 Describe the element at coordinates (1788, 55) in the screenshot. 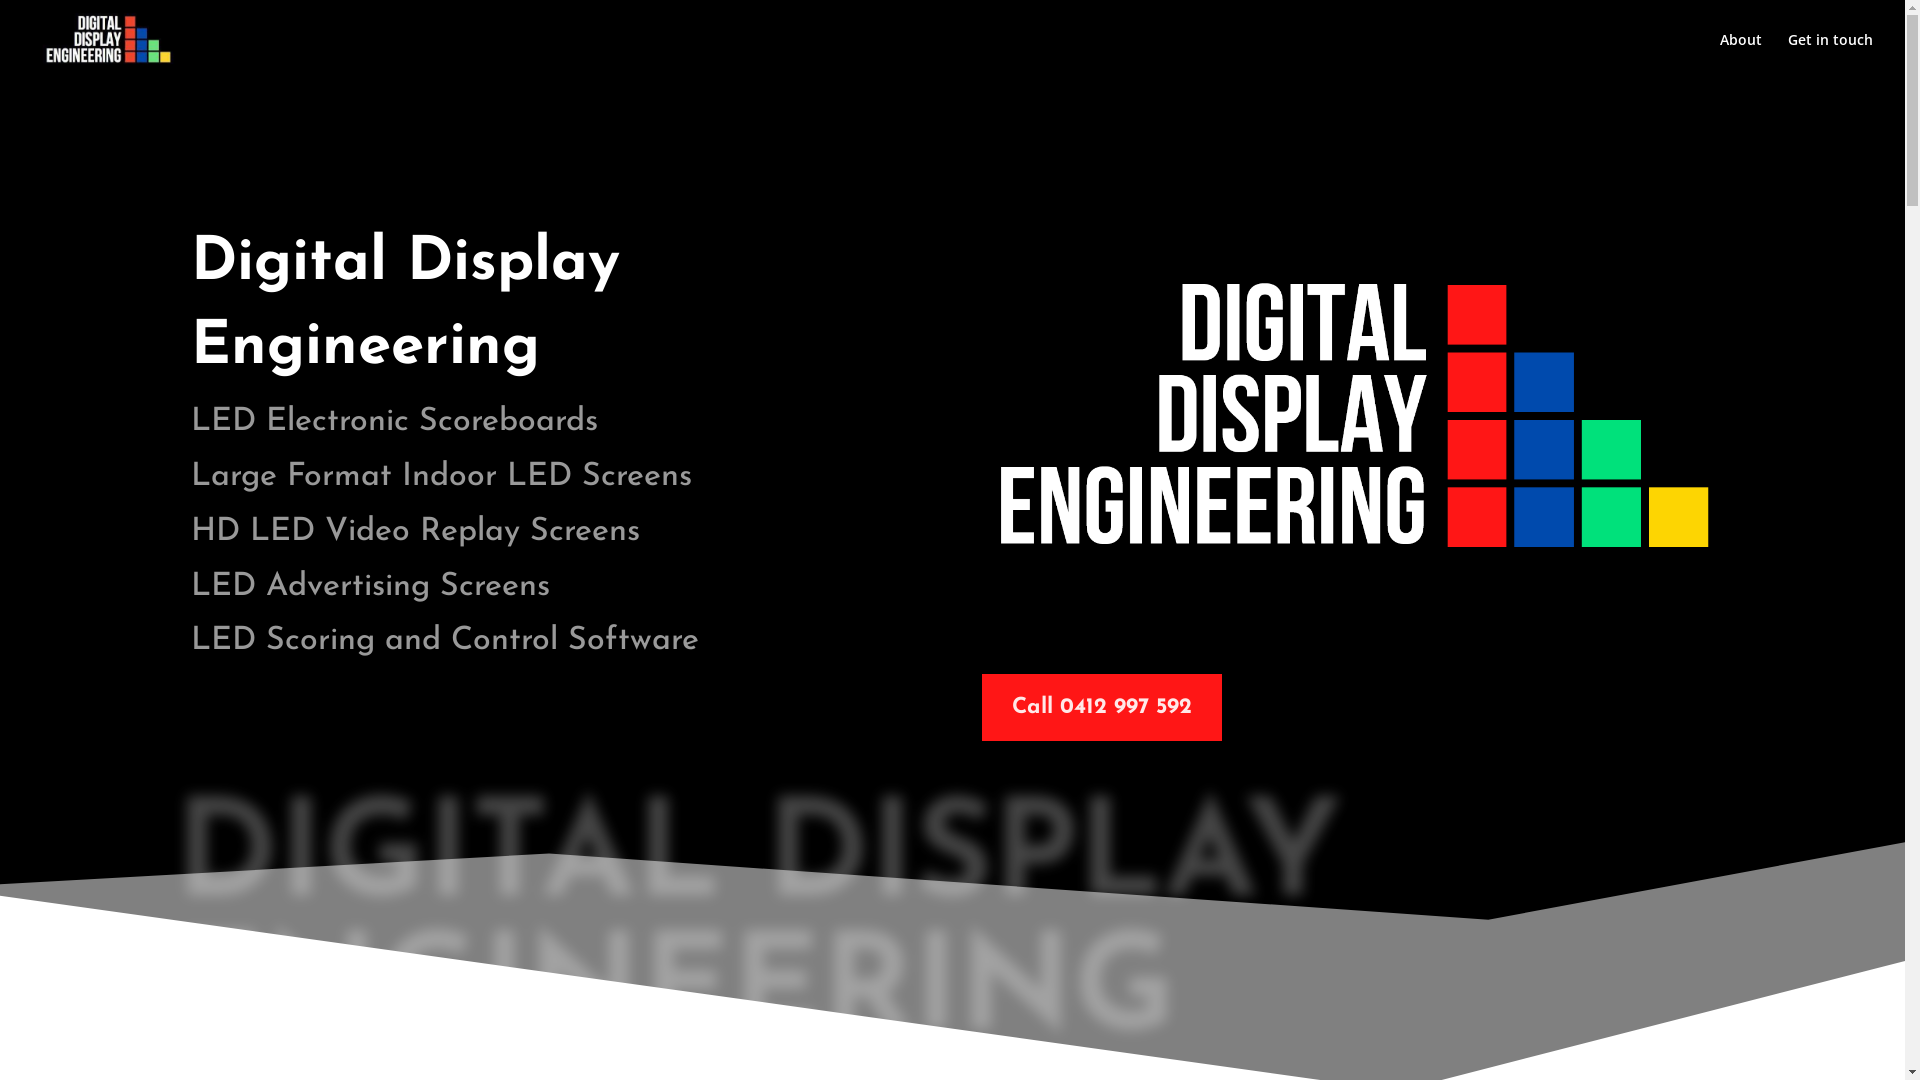

I see `'Get in touch'` at that location.